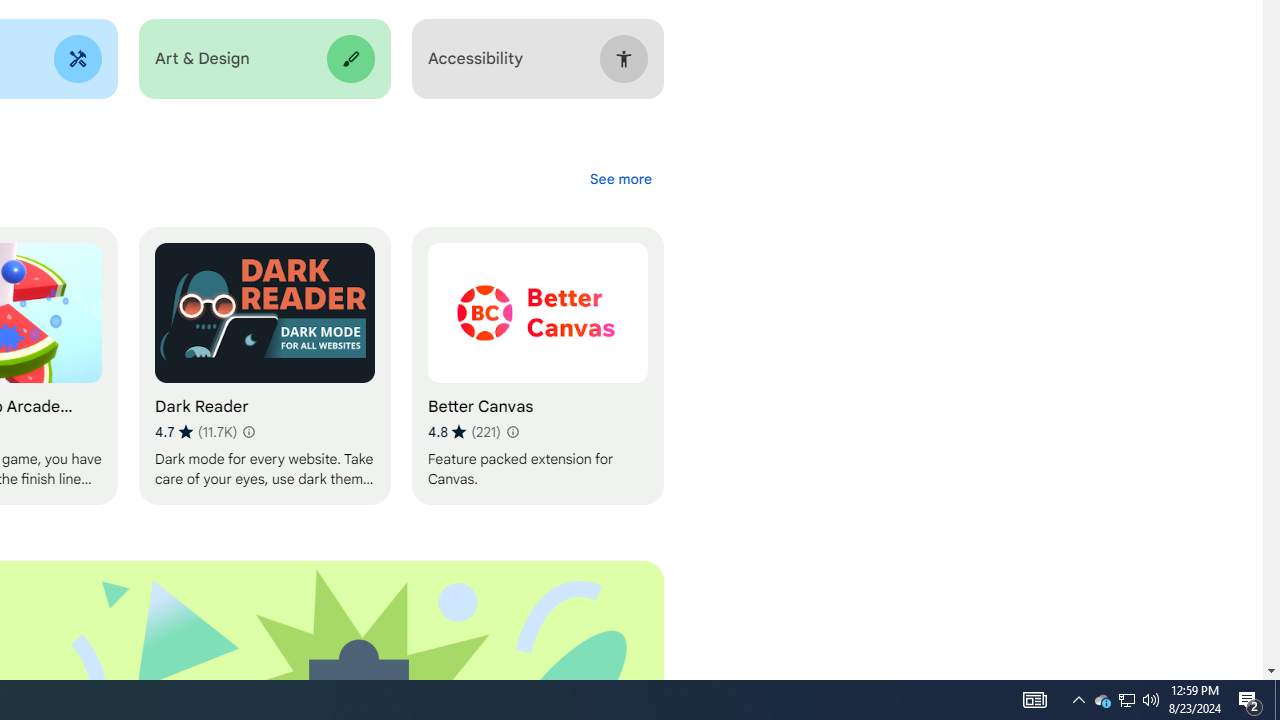  Describe the element at coordinates (512, 431) in the screenshot. I see `'Learn more about results and reviews "Better Canvas"'` at that location.